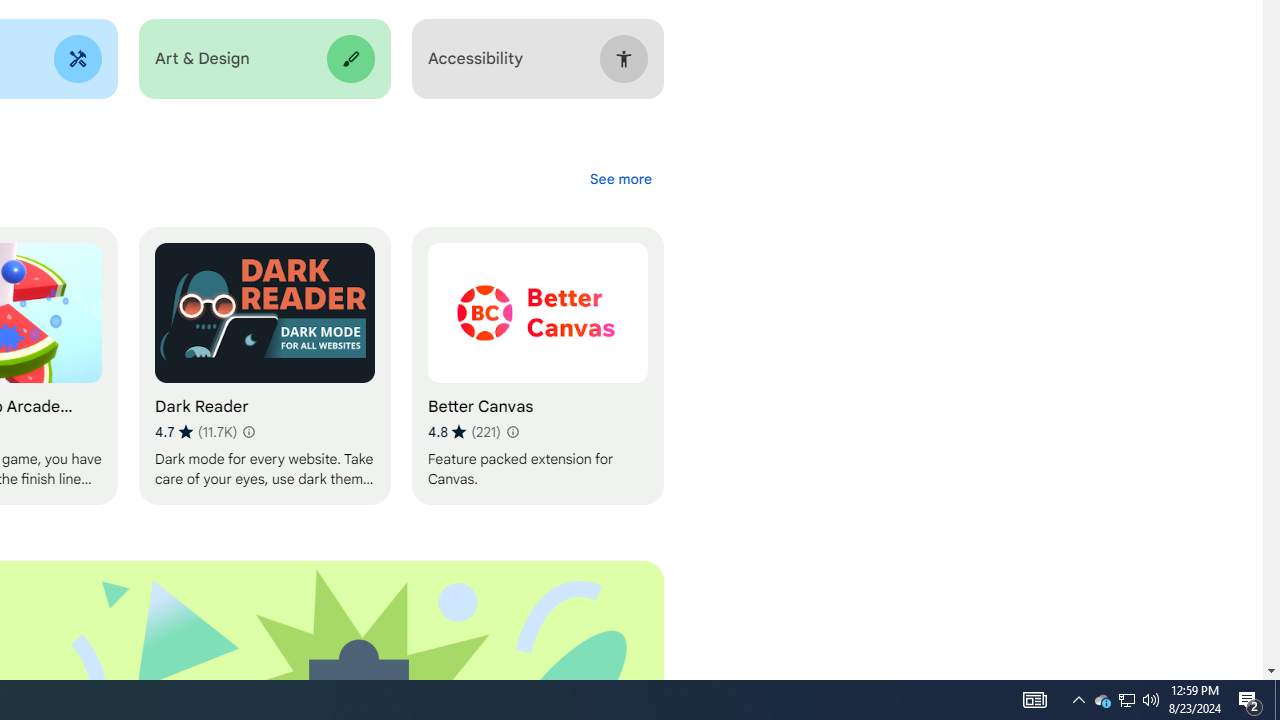  Describe the element at coordinates (512, 431) in the screenshot. I see `'Learn more about results and reviews "Better Canvas"'` at that location.